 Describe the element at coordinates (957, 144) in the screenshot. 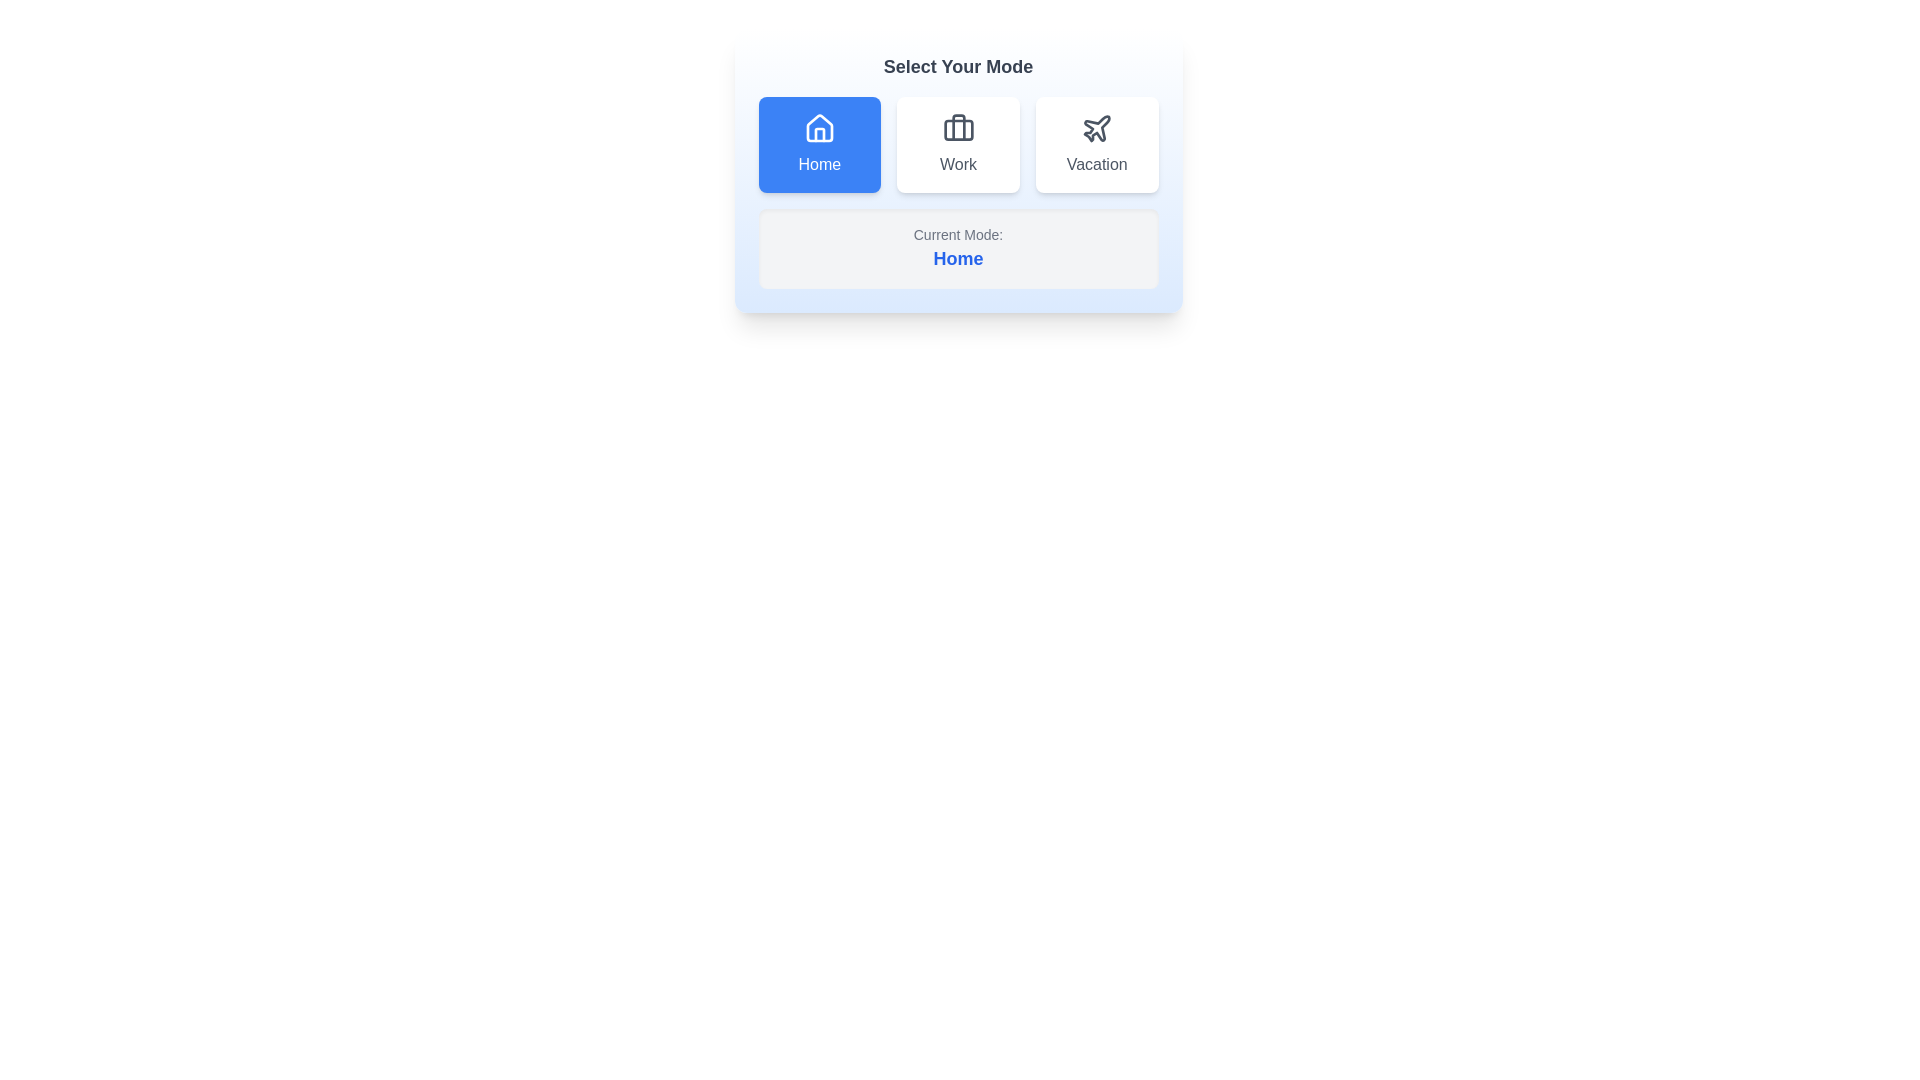

I see `the Work button to observe its hover effect` at that location.